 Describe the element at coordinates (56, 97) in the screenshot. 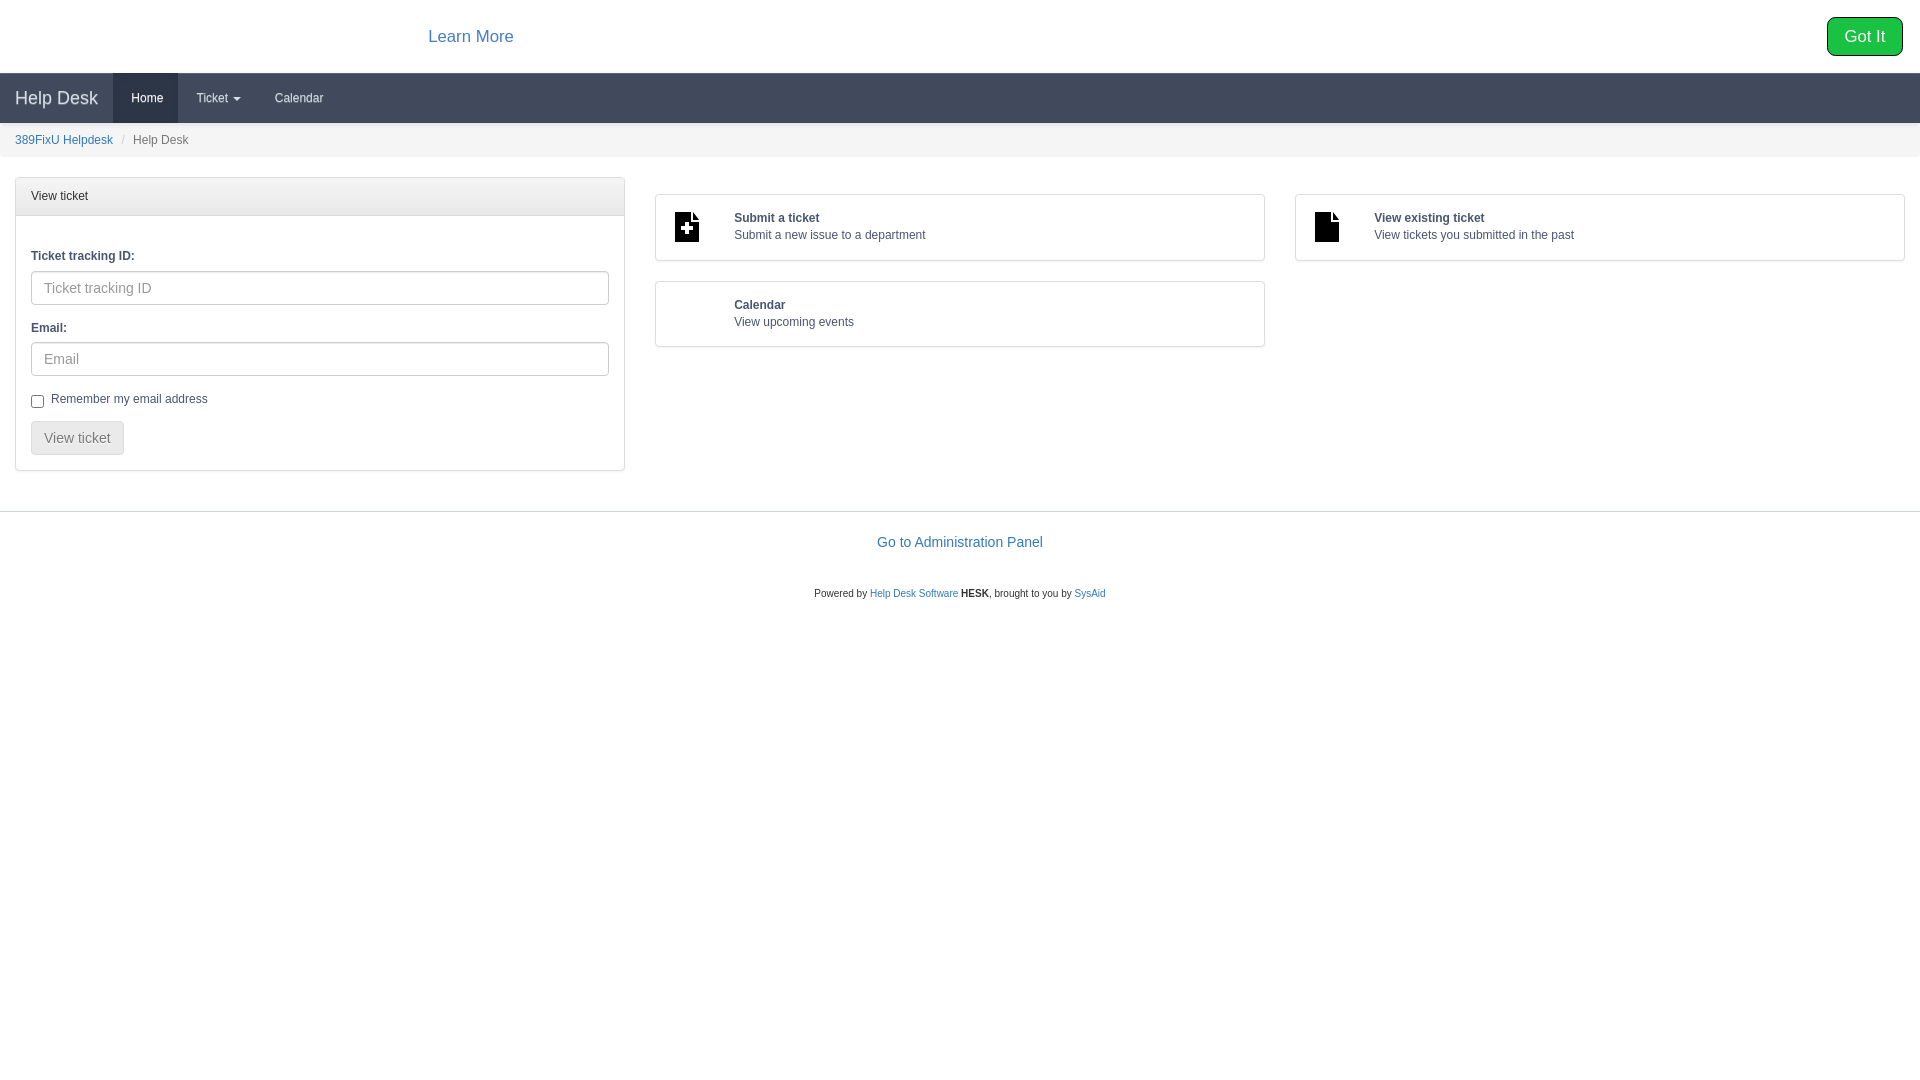

I see `'Help Desk'` at that location.